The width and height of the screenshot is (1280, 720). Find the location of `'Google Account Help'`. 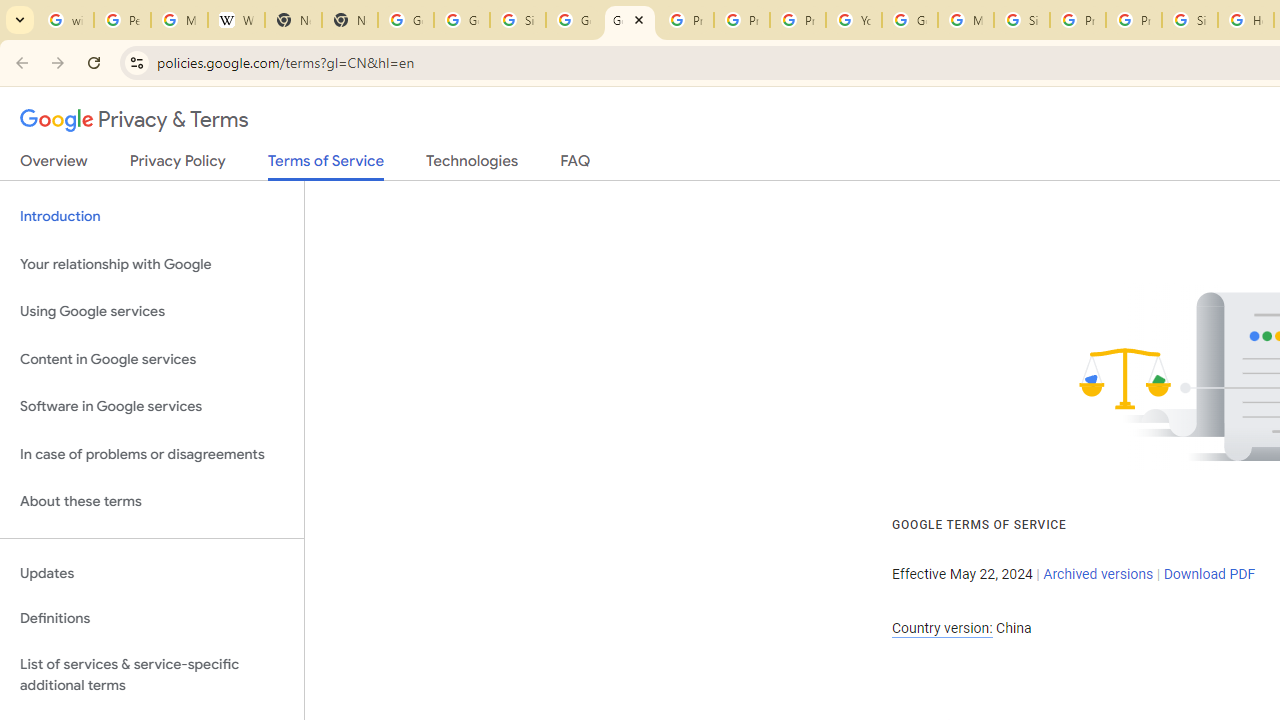

'Google Account Help' is located at coordinates (909, 20).